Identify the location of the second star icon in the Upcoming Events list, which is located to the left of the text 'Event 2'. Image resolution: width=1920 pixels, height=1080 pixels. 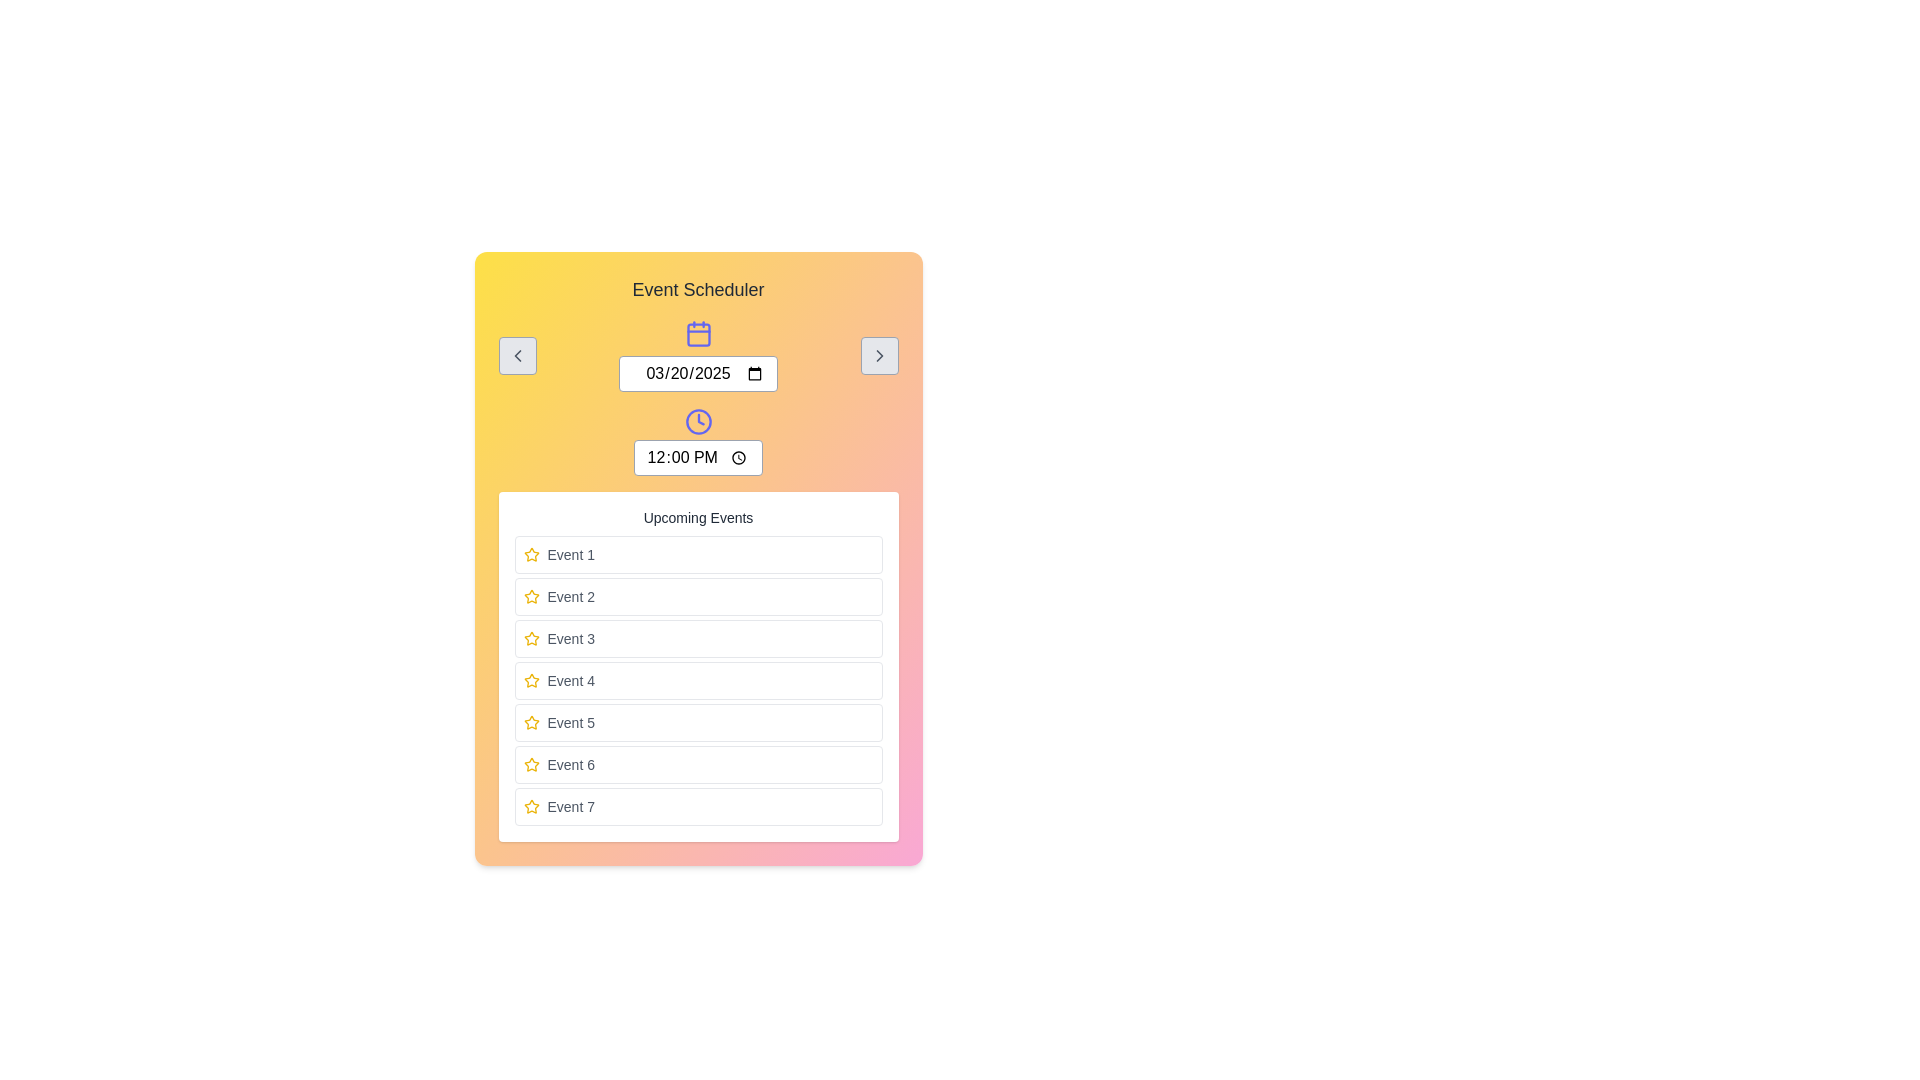
(531, 595).